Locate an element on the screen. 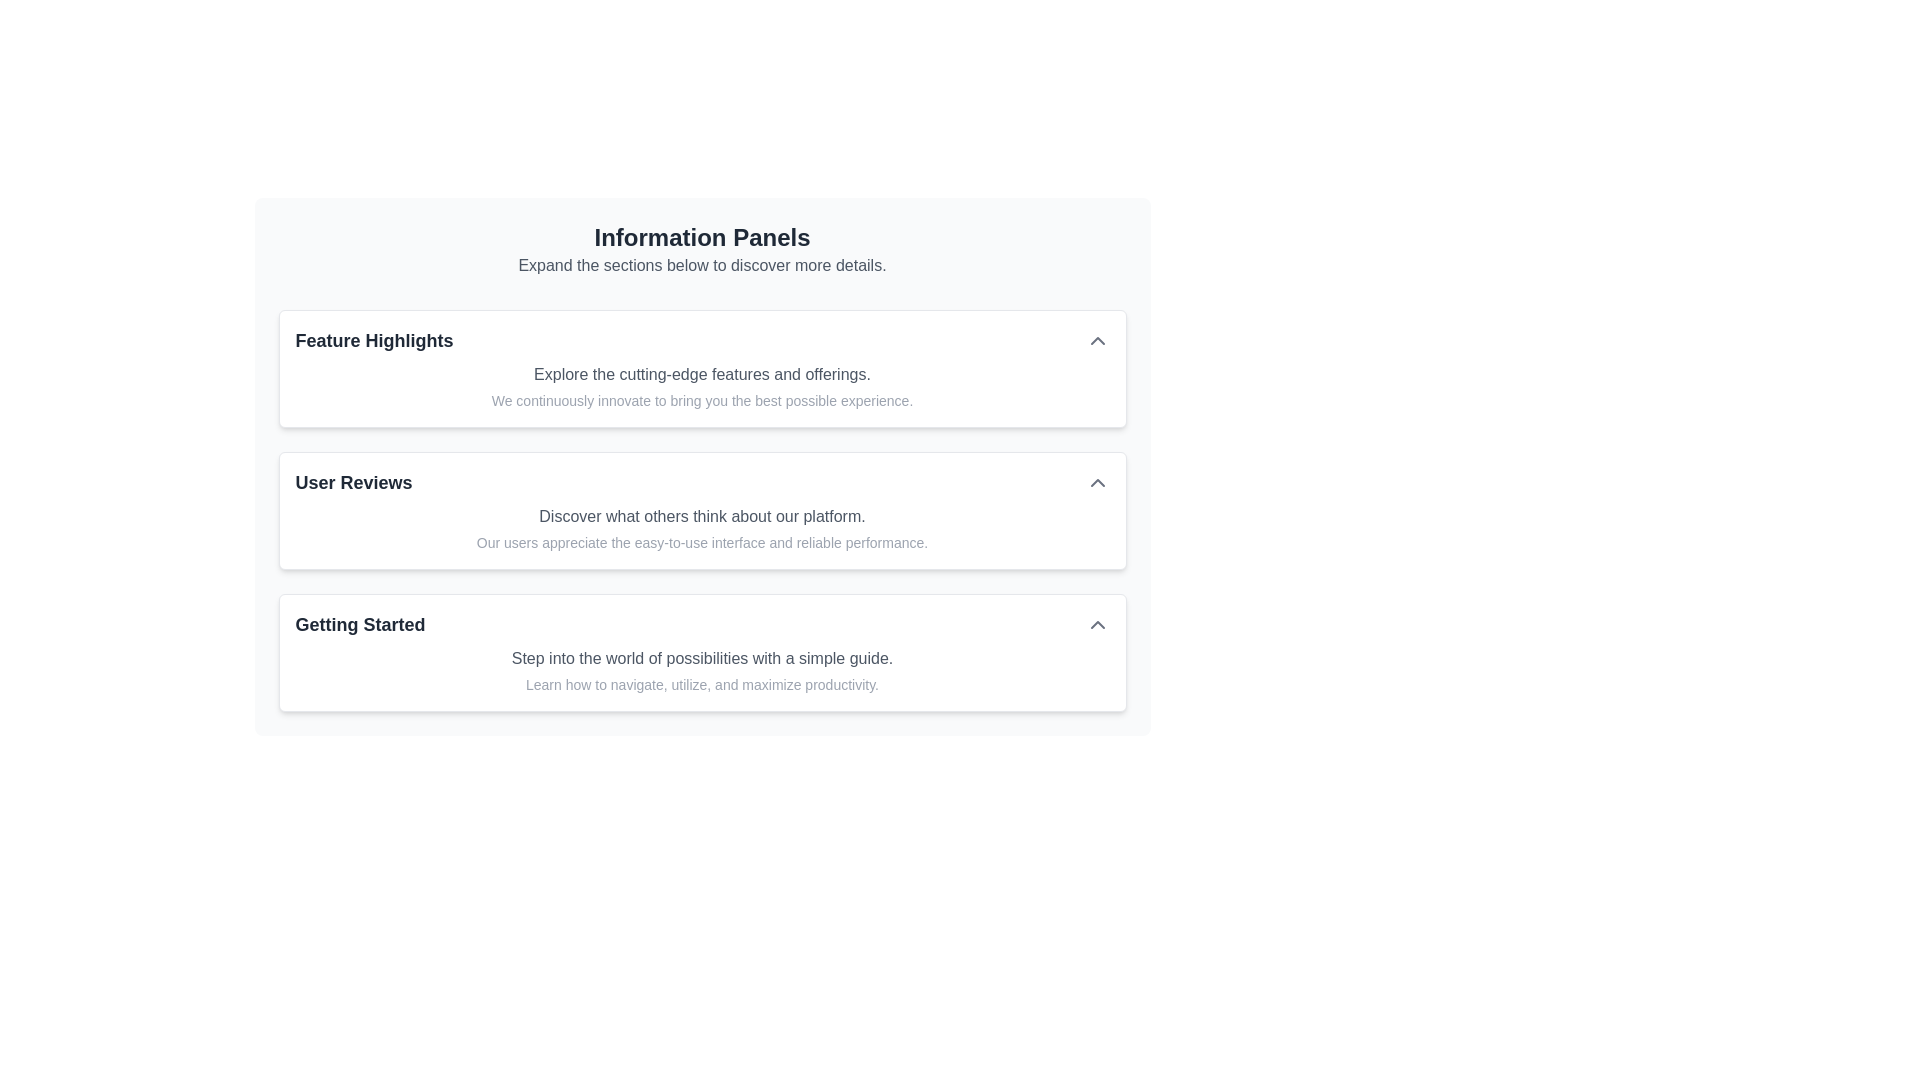 The image size is (1920, 1080). the text element styled with a smaller gray font reading 'Learn how to navigate, utilize, and maximize productivity.' located in the 'Getting Started' panel is located at coordinates (702, 684).